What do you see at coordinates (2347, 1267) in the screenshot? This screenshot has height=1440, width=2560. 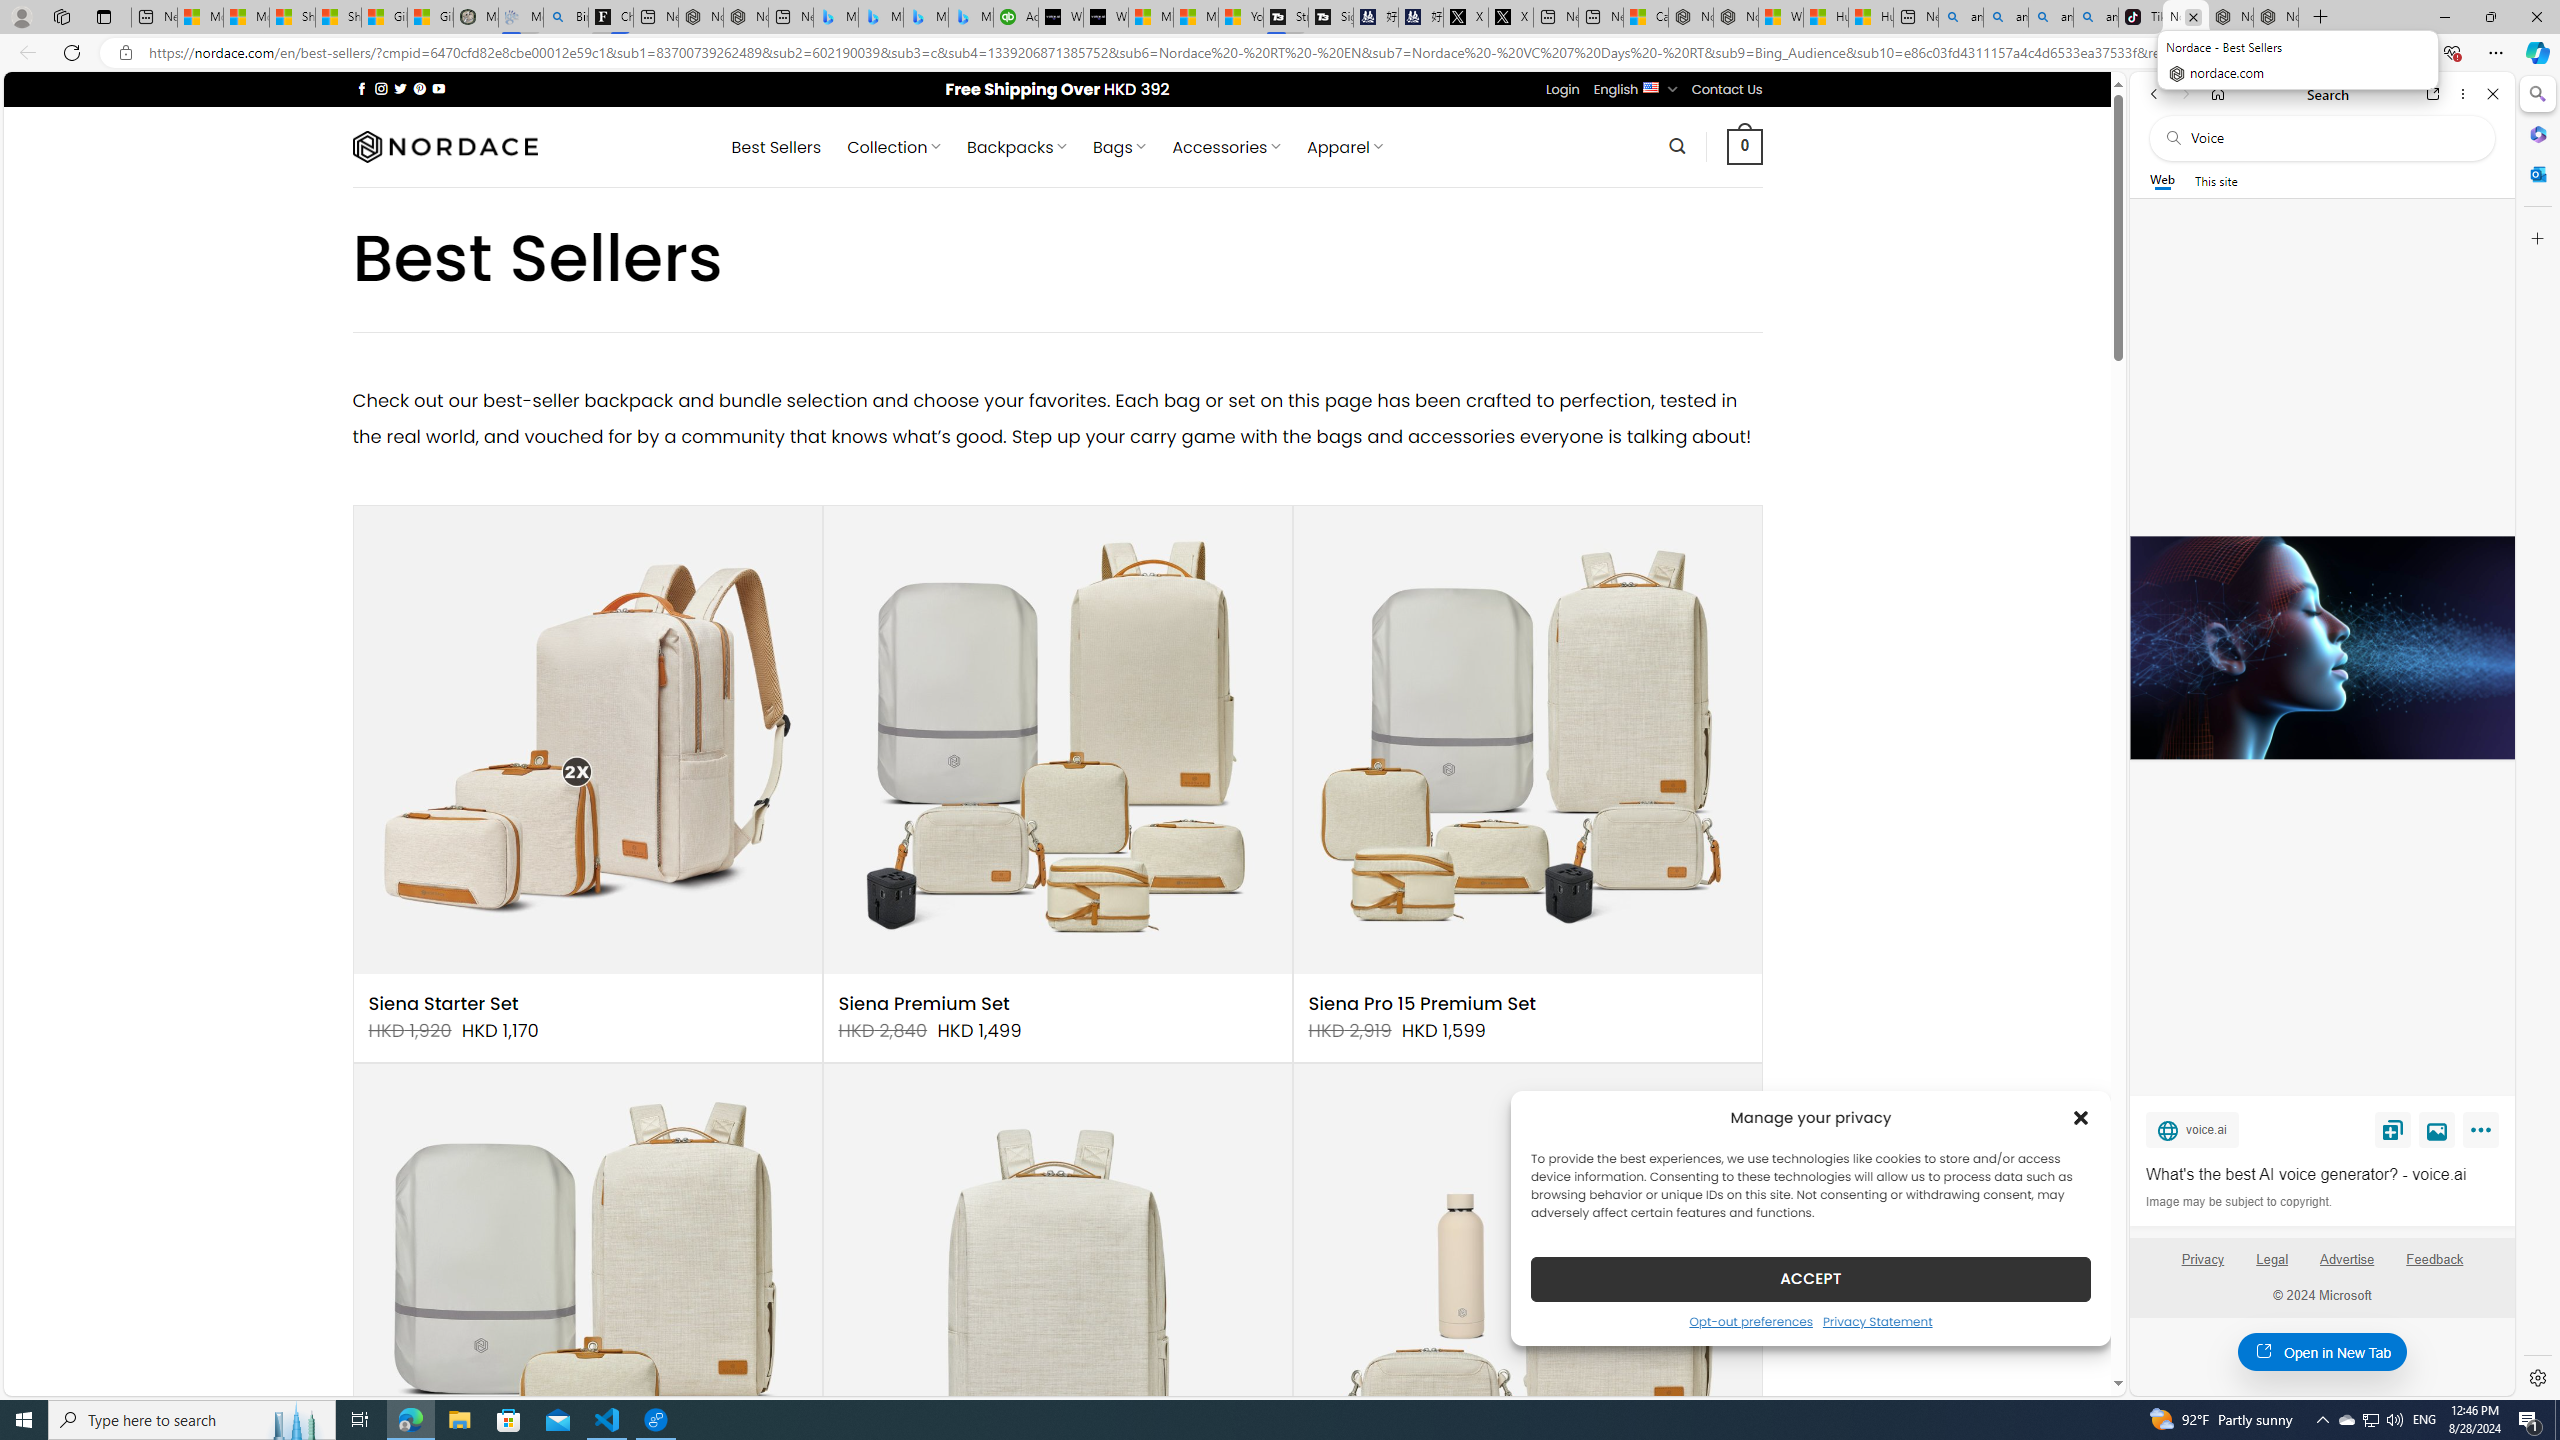 I see `'Advertise'` at bounding box center [2347, 1267].